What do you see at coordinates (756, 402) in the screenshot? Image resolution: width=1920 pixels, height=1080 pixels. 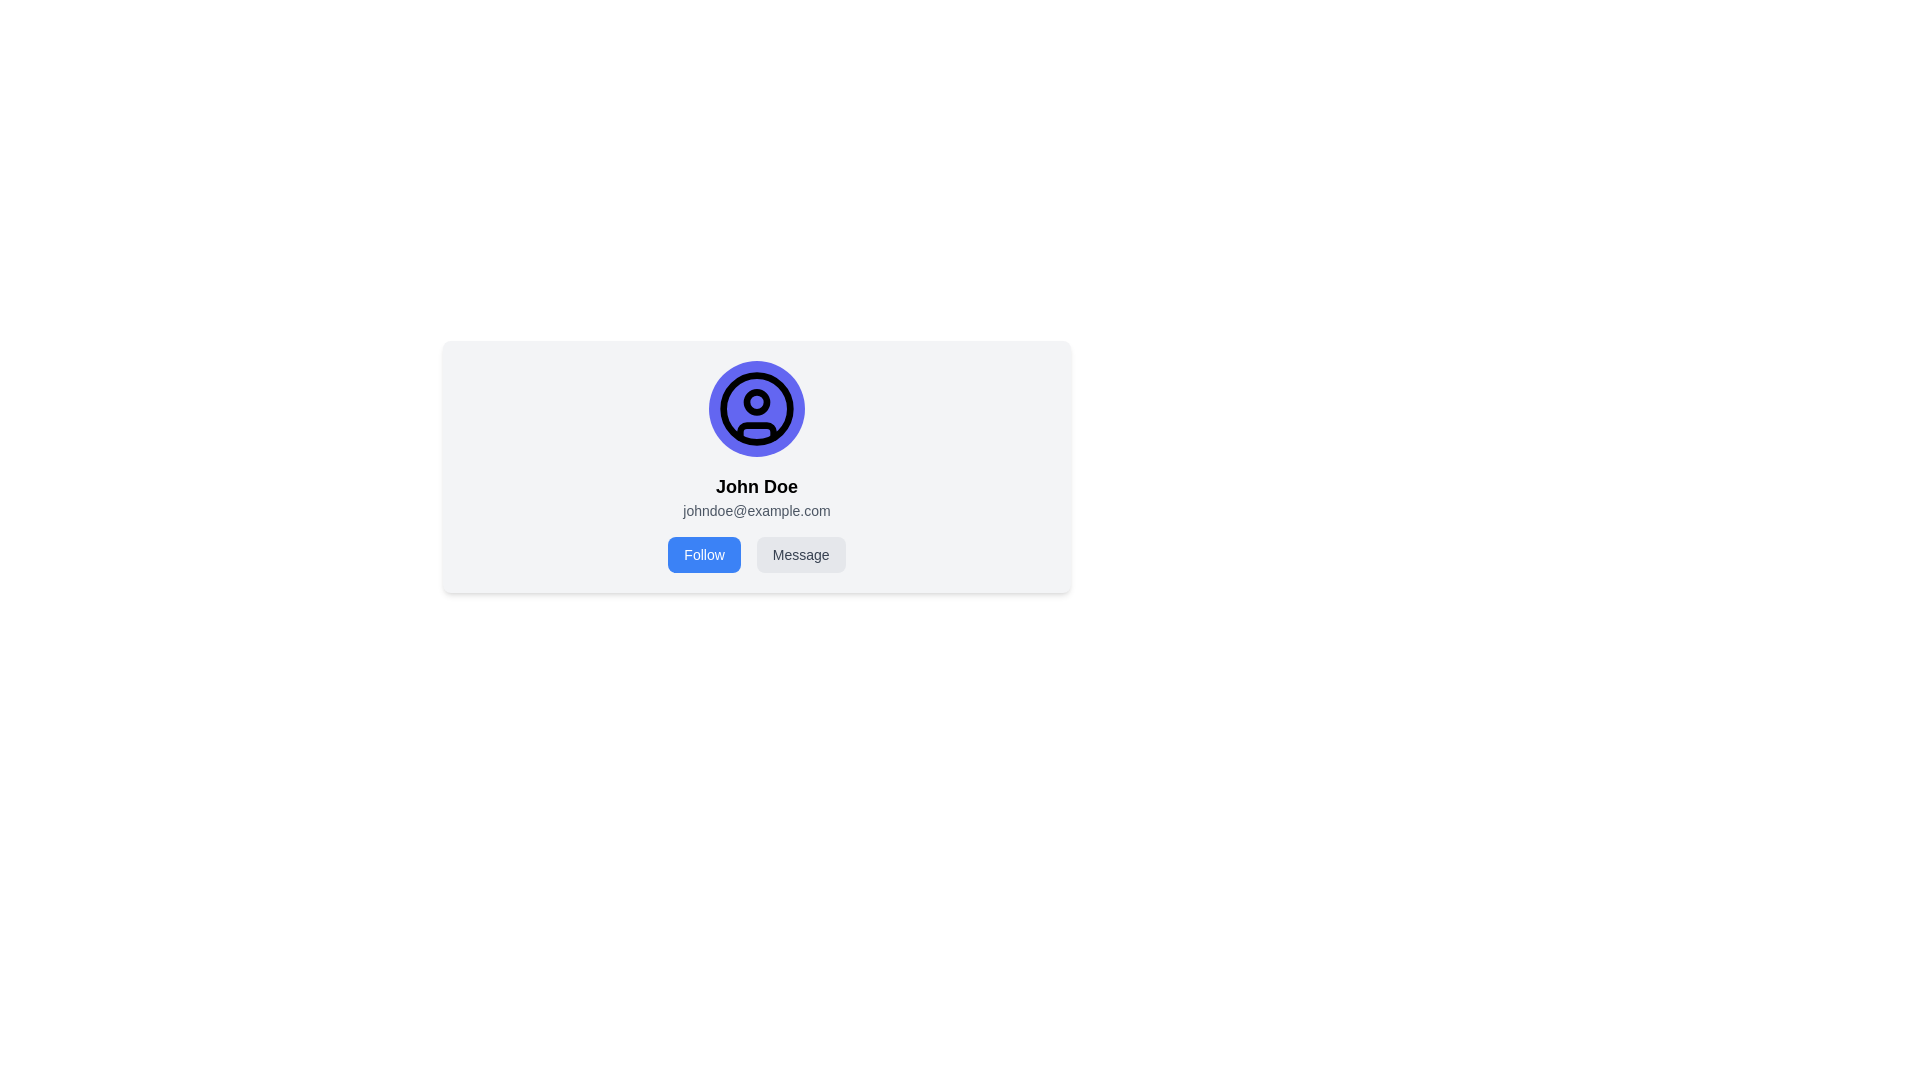 I see `the SVG Circle representing the user's head in the user profile icon` at bounding box center [756, 402].